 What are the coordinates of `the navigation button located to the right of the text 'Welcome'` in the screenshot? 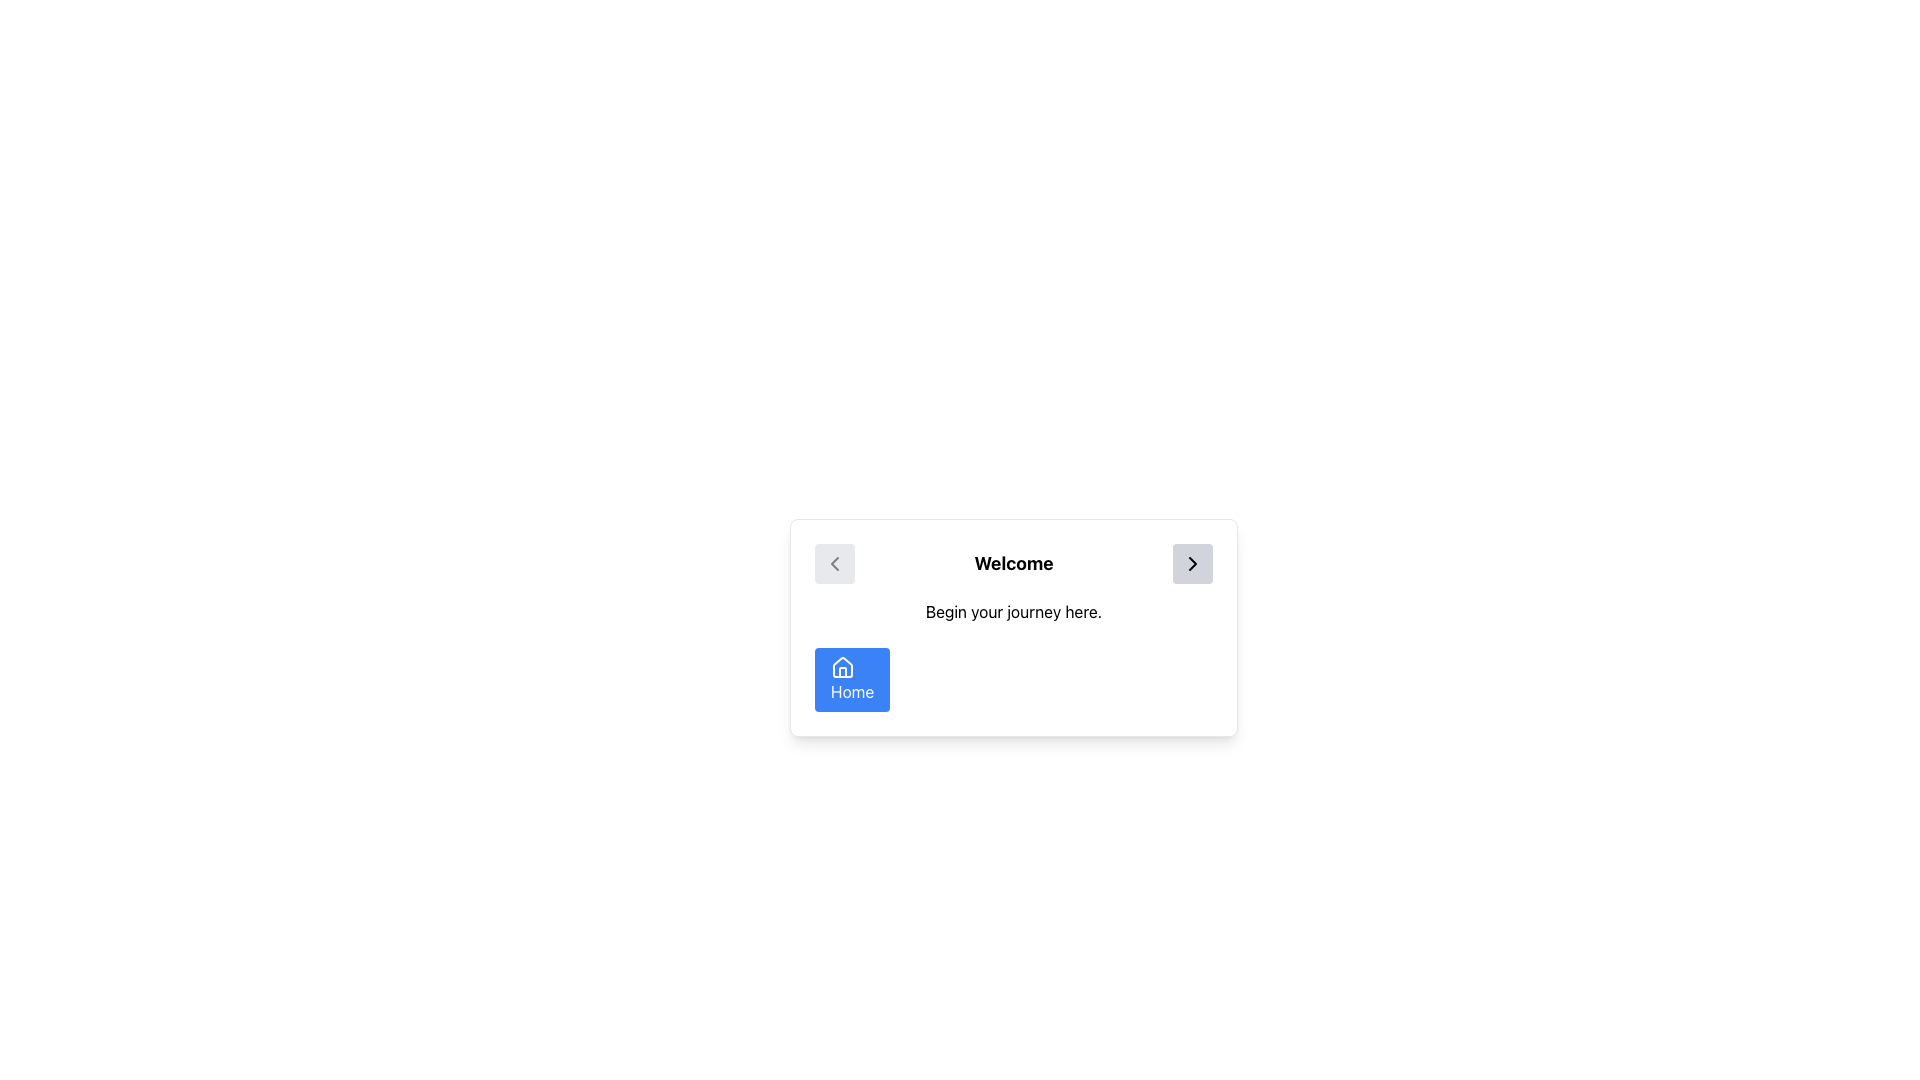 It's located at (1192, 563).